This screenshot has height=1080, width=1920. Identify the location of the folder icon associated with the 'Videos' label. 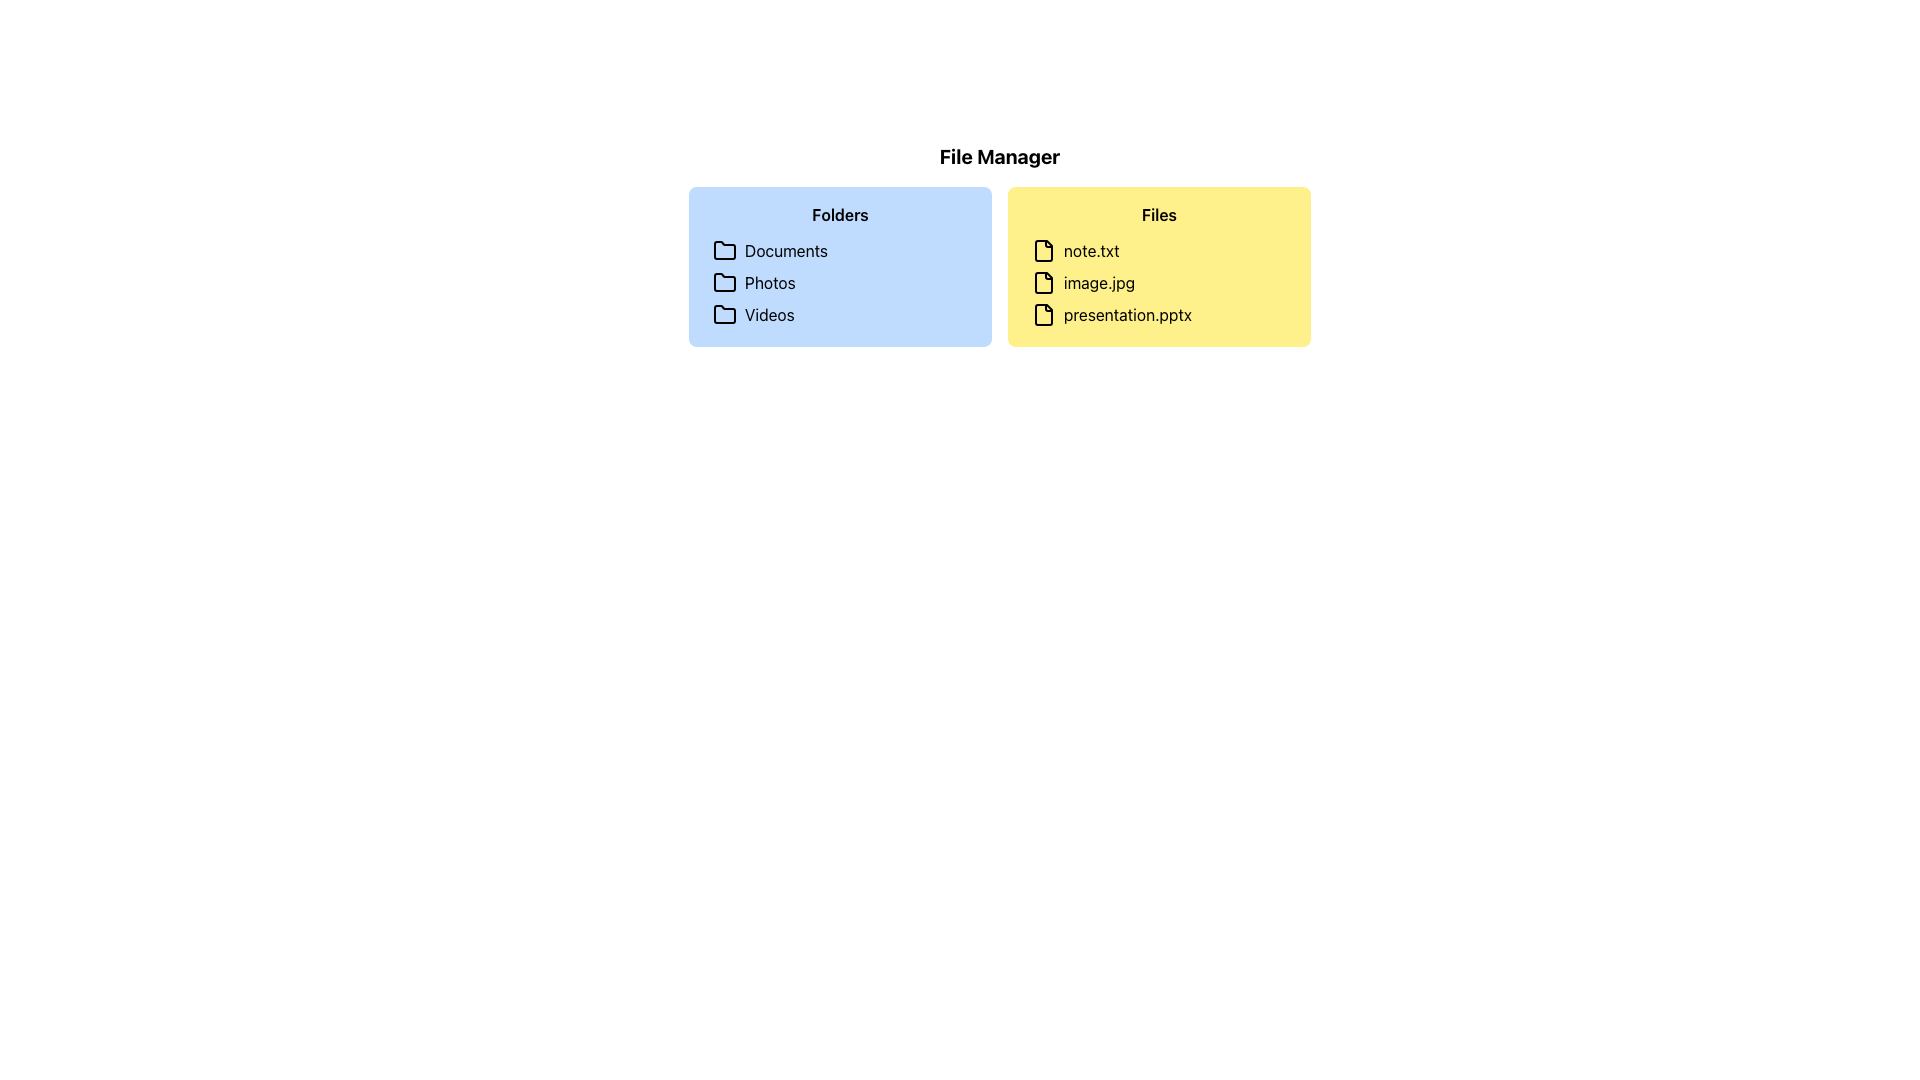
(723, 315).